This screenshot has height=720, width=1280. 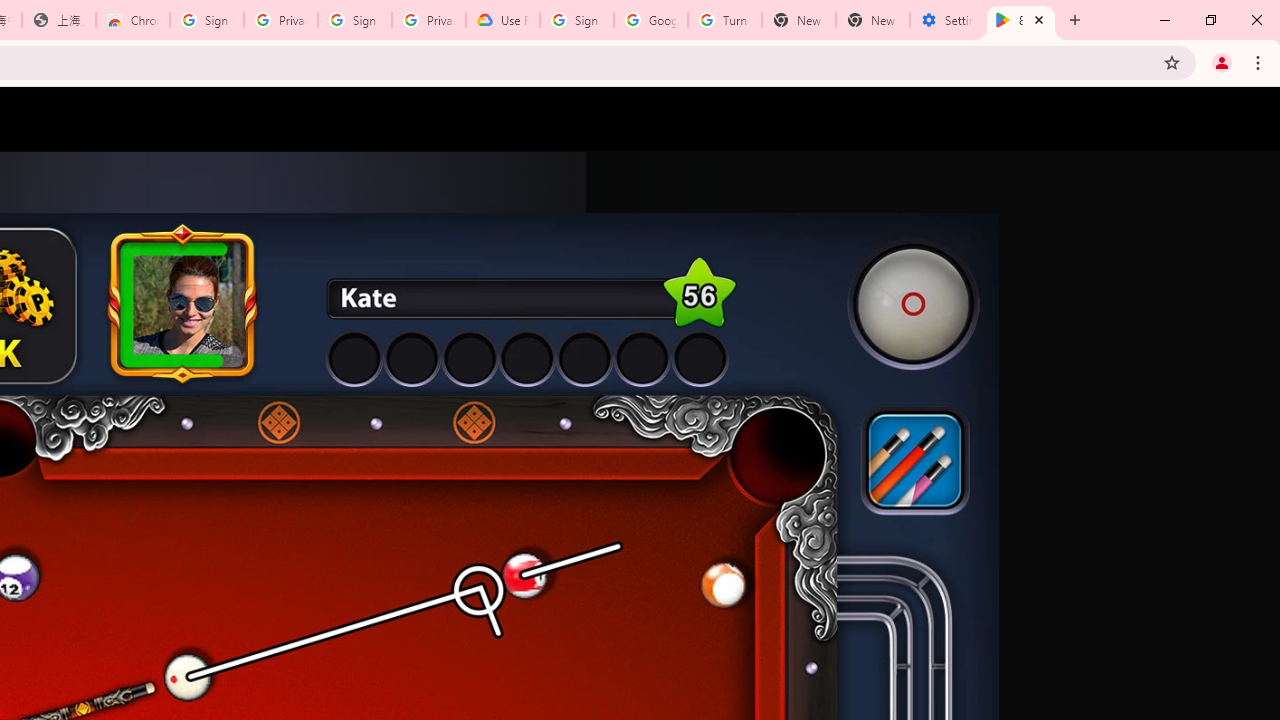 I want to click on 'Google Account Help', so click(x=651, y=20).